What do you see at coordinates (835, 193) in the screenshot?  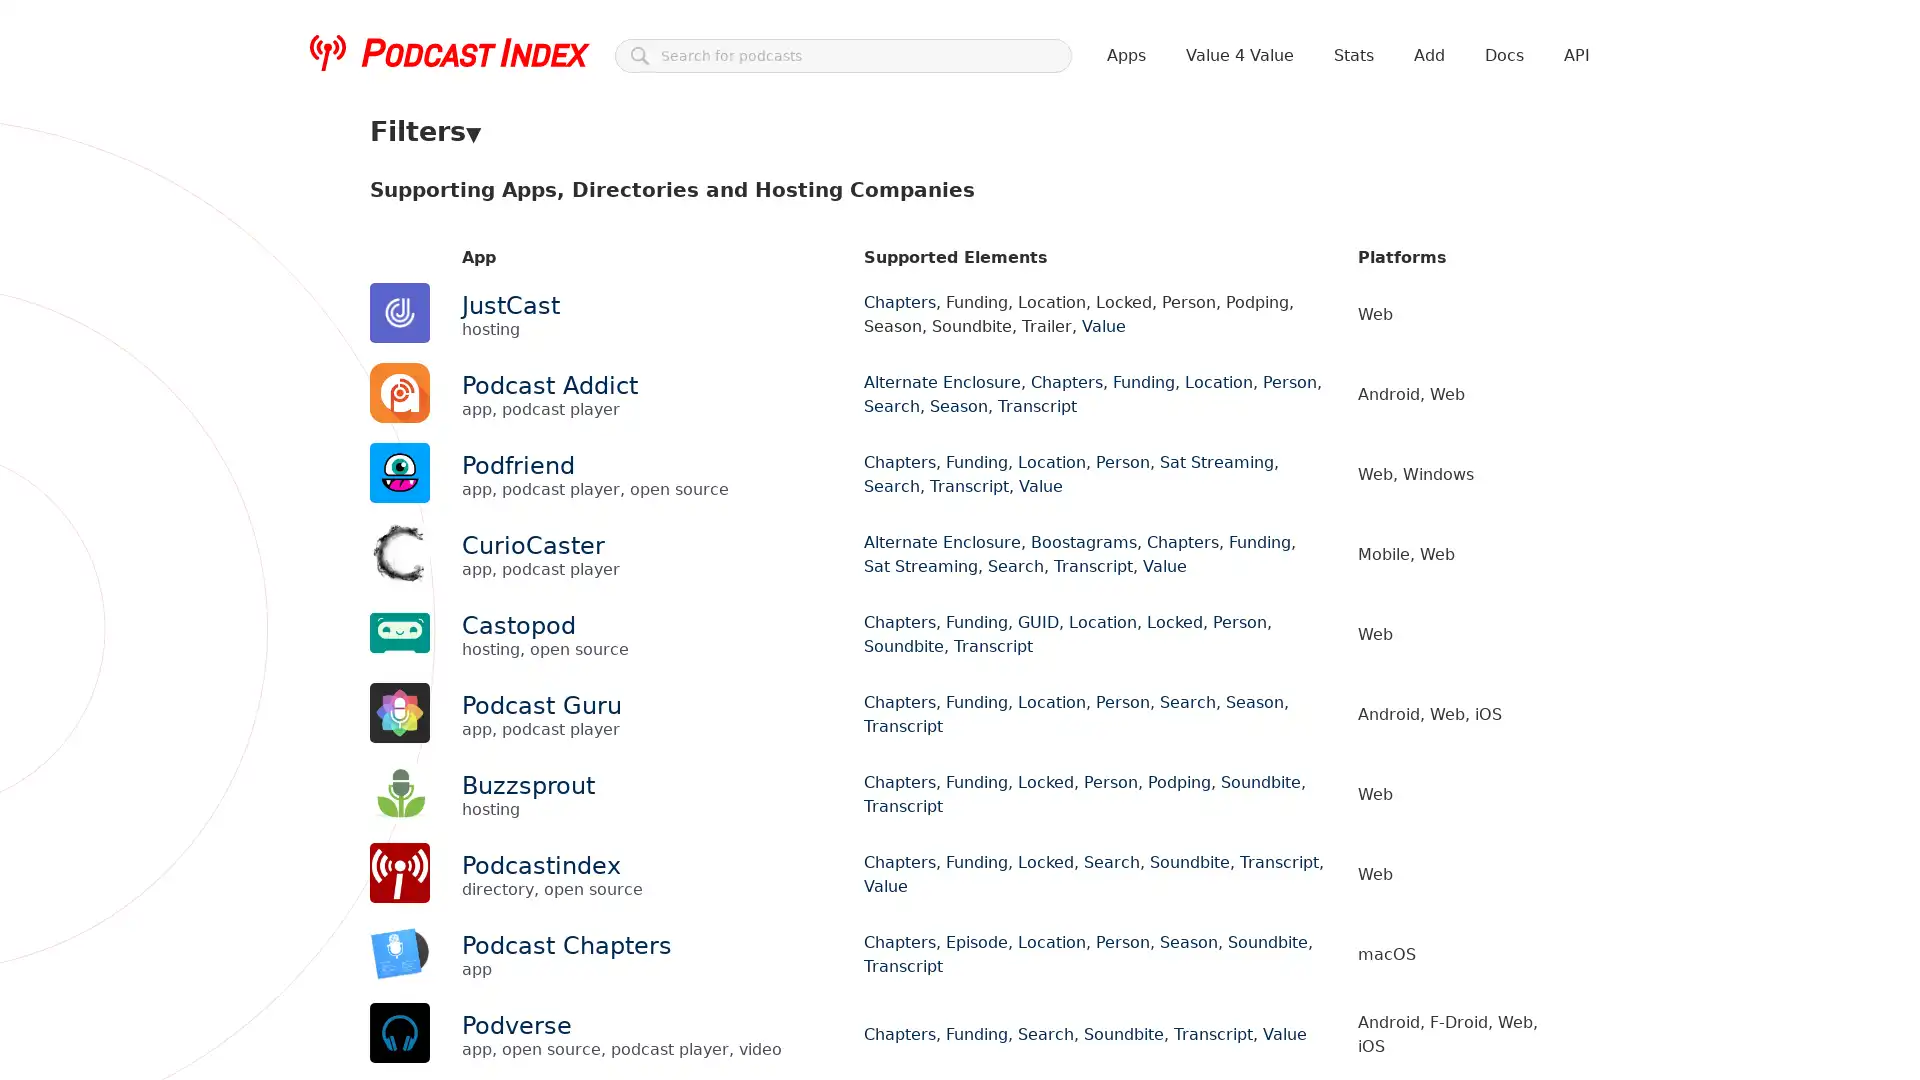 I see `Hosting` at bounding box center [835, 193].